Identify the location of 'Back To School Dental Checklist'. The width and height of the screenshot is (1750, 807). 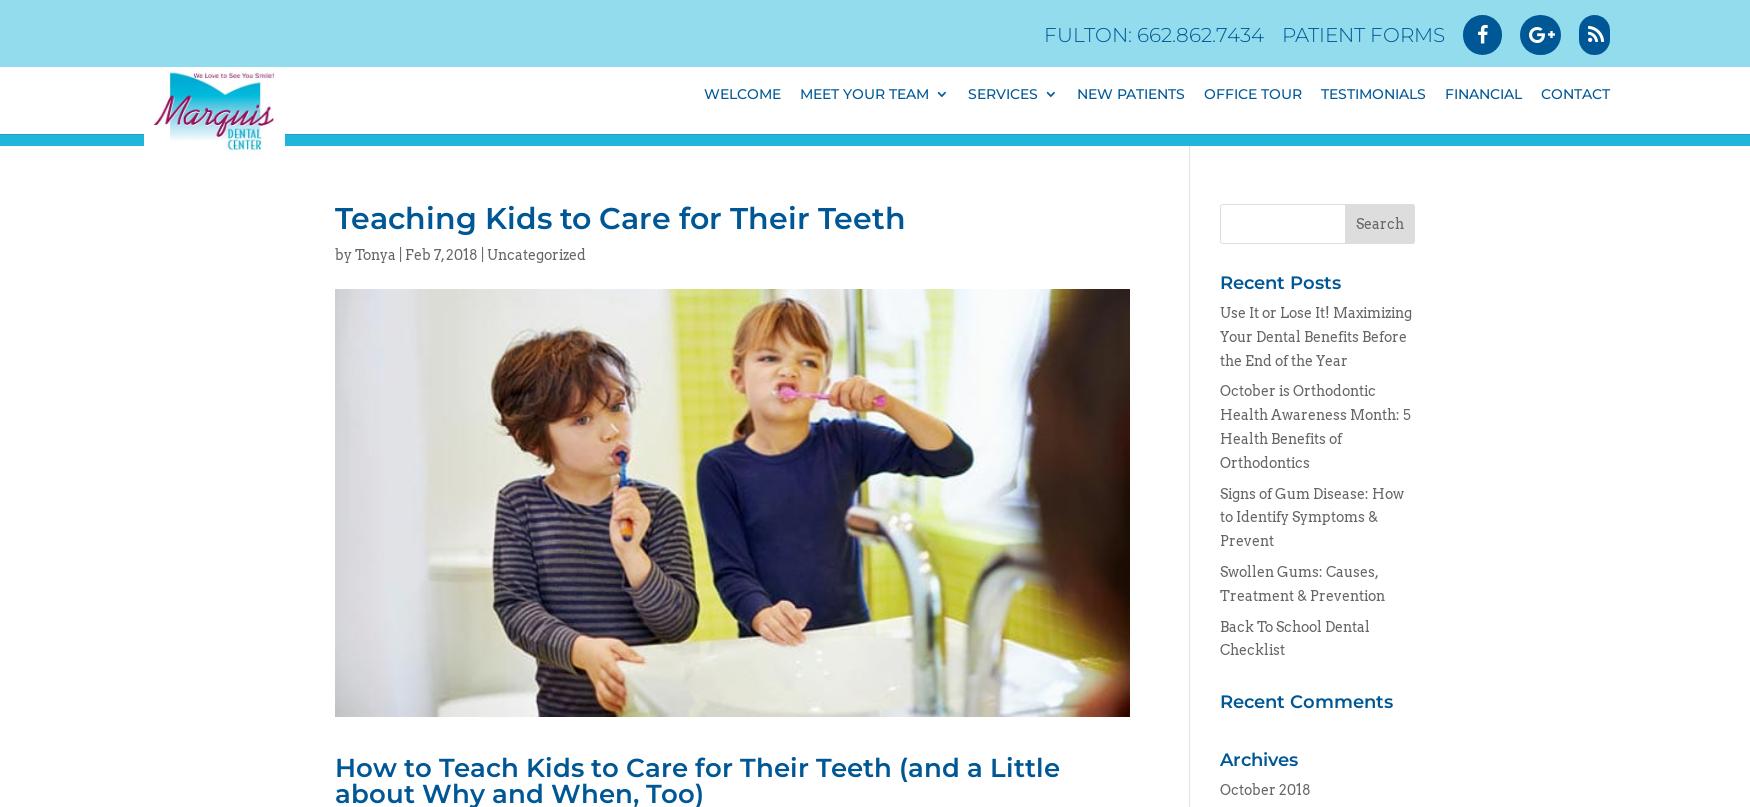
(1292, 637).